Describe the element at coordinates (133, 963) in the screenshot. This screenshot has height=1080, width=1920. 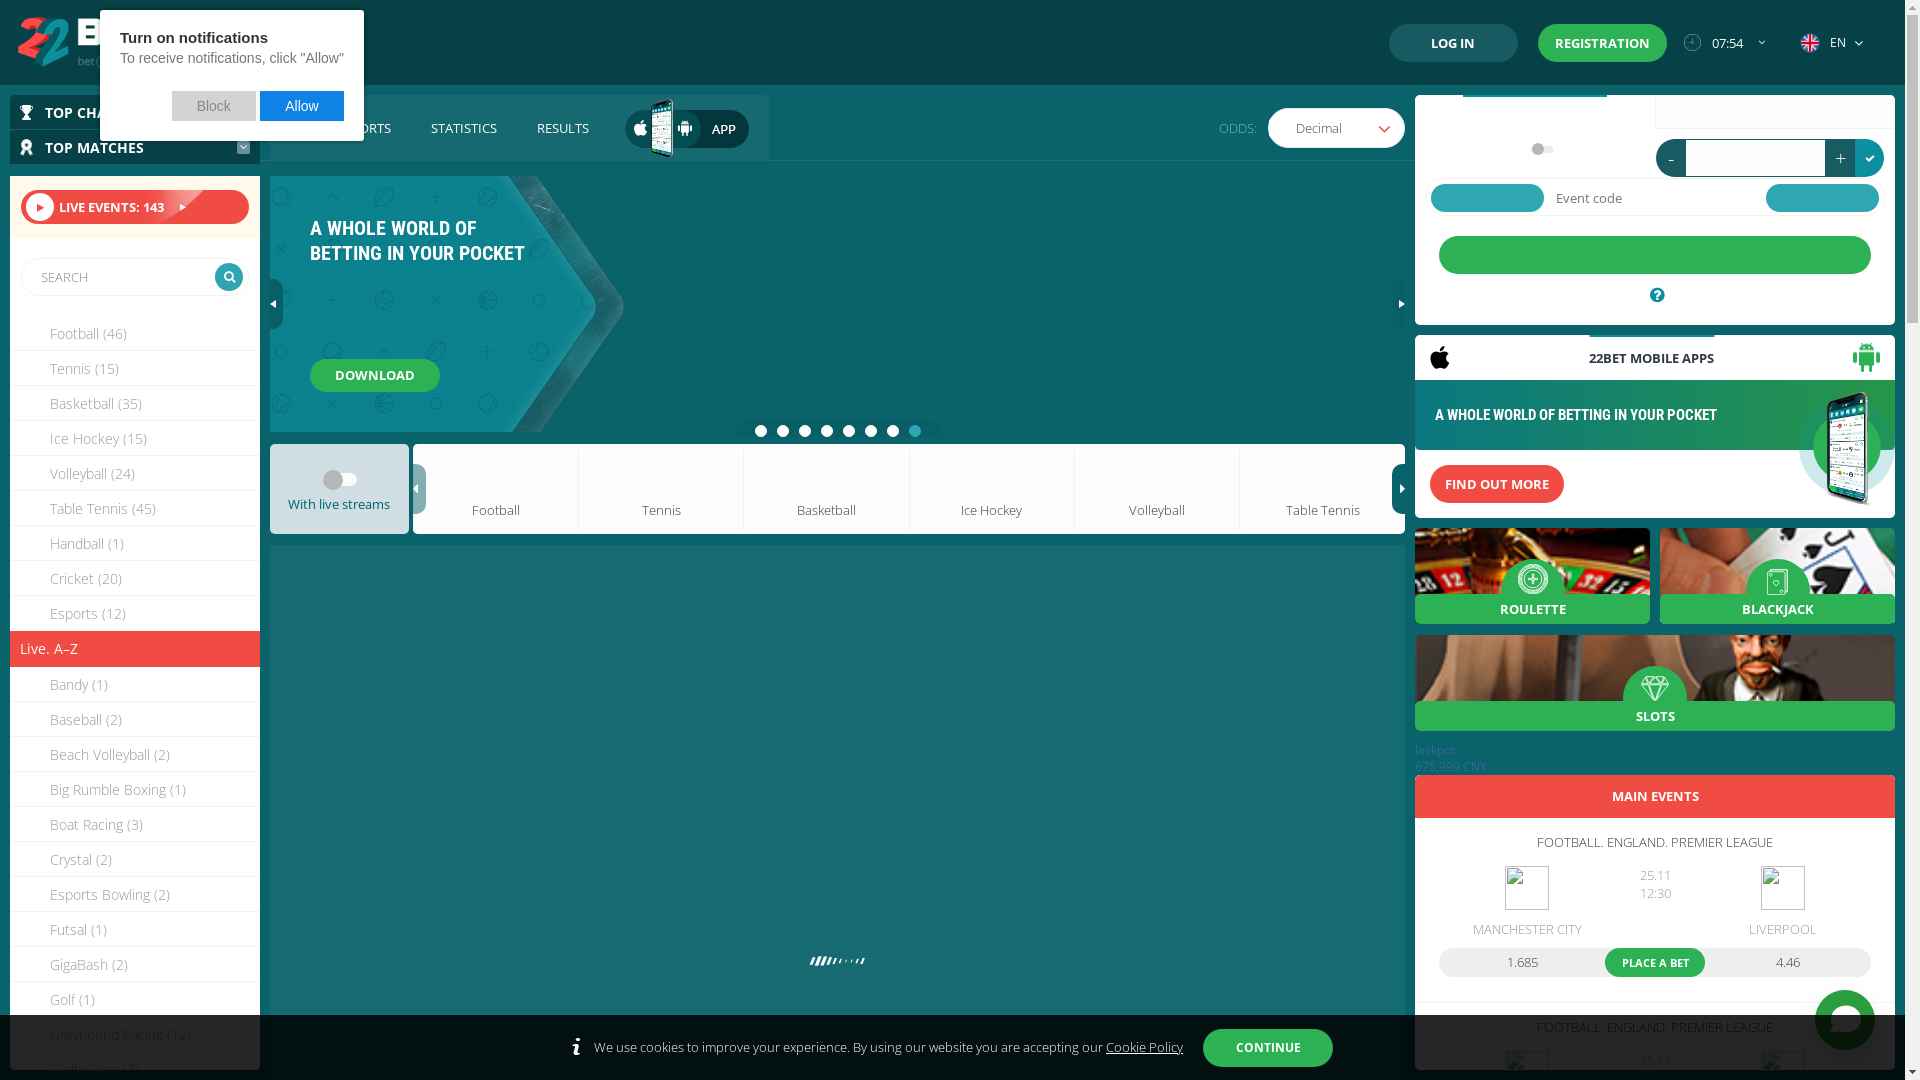
I see `'GigaBash` at that location.